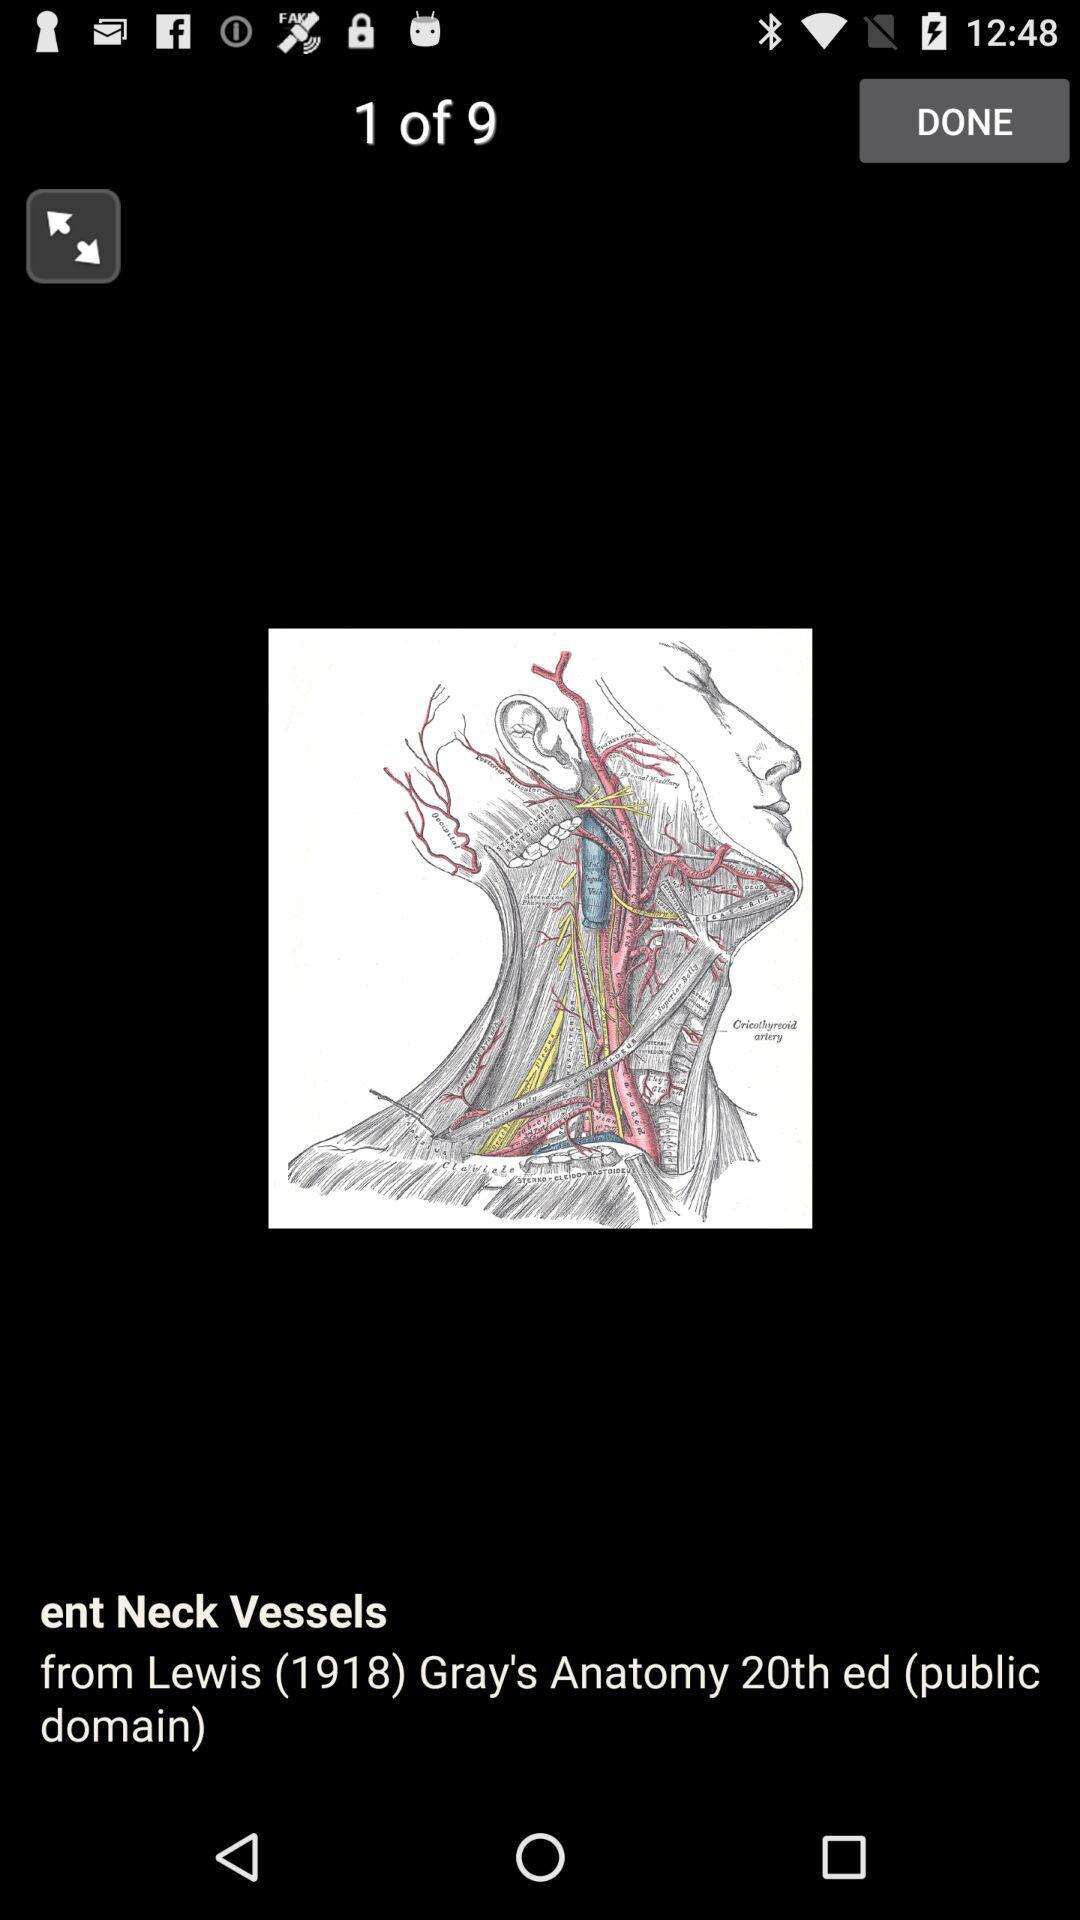 This screenshot has height=1920, width=1080. What do you see at coordinates (540, 927) in the screenshot?
I see `icon at the center` at bounding box center [540, 927].